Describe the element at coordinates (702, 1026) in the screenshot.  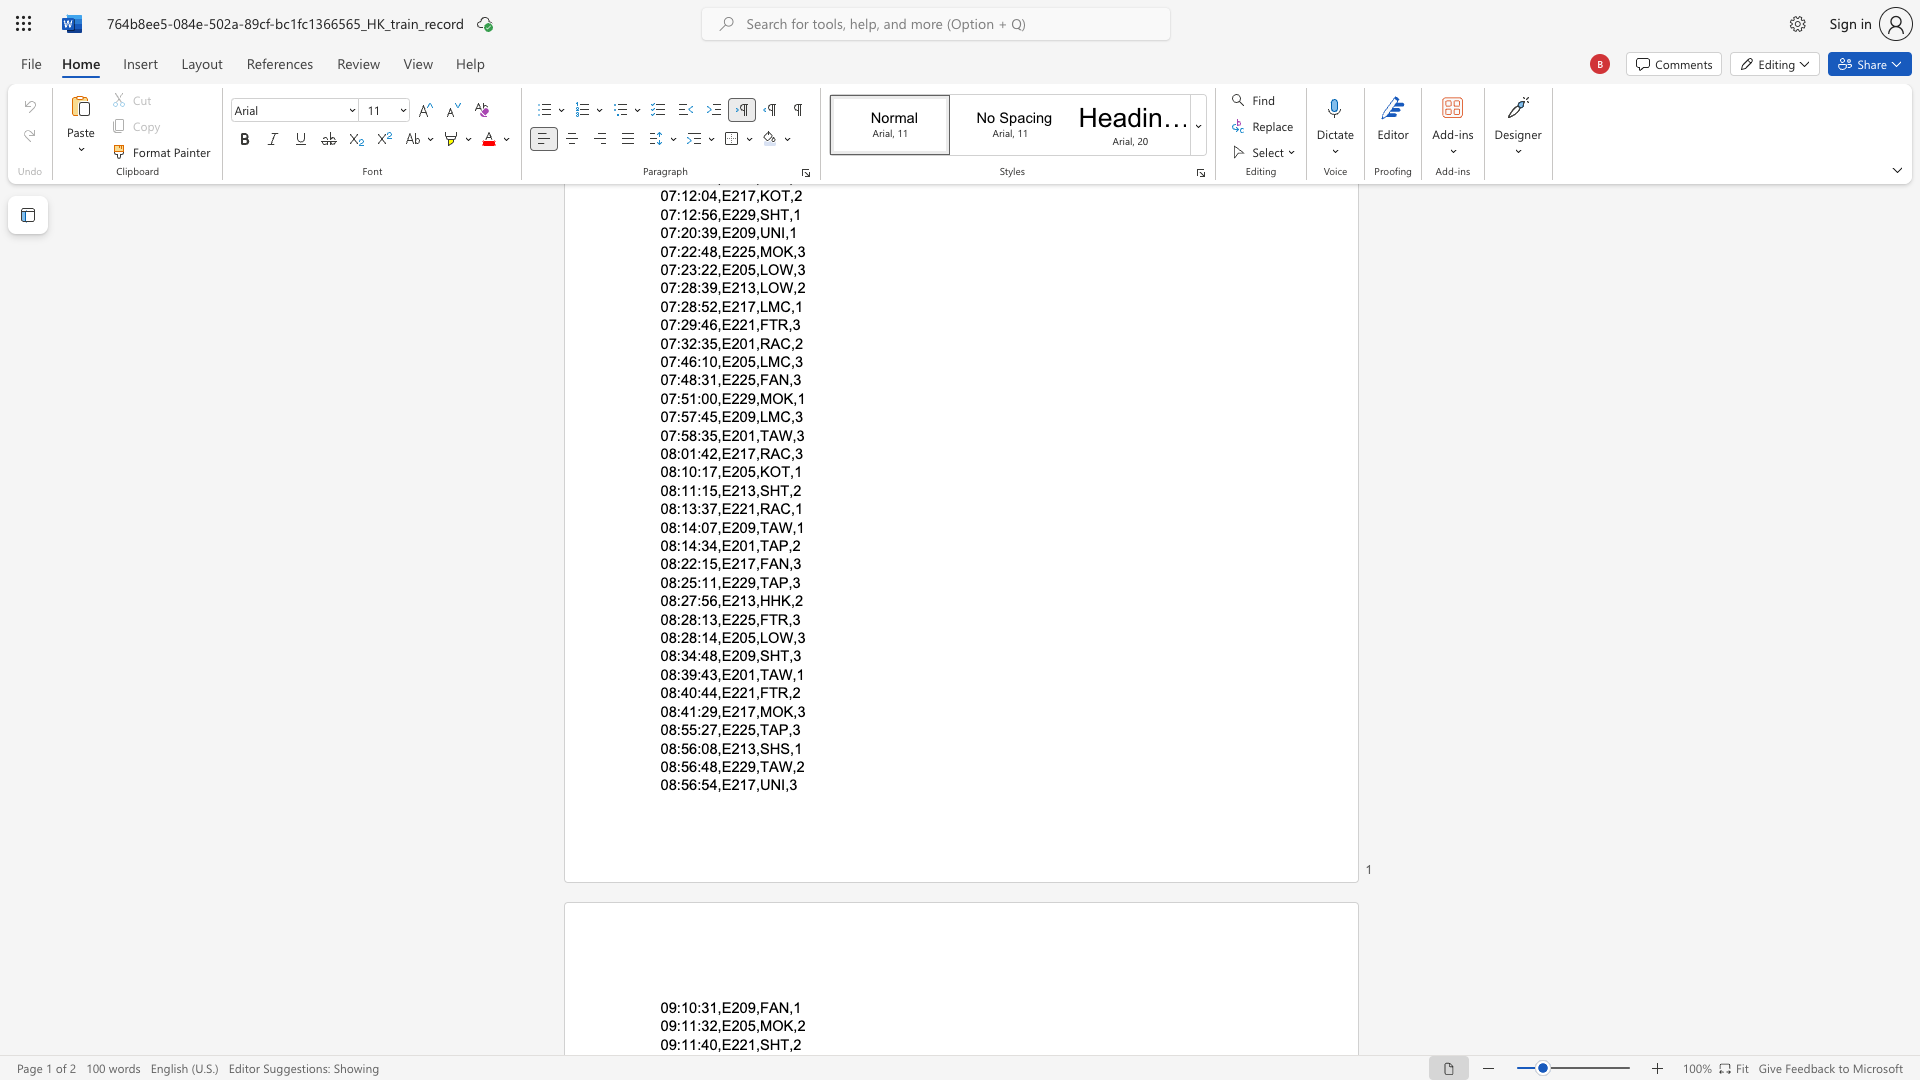
I see `the space between the continuous character ":" and "3" in the text` at that location.